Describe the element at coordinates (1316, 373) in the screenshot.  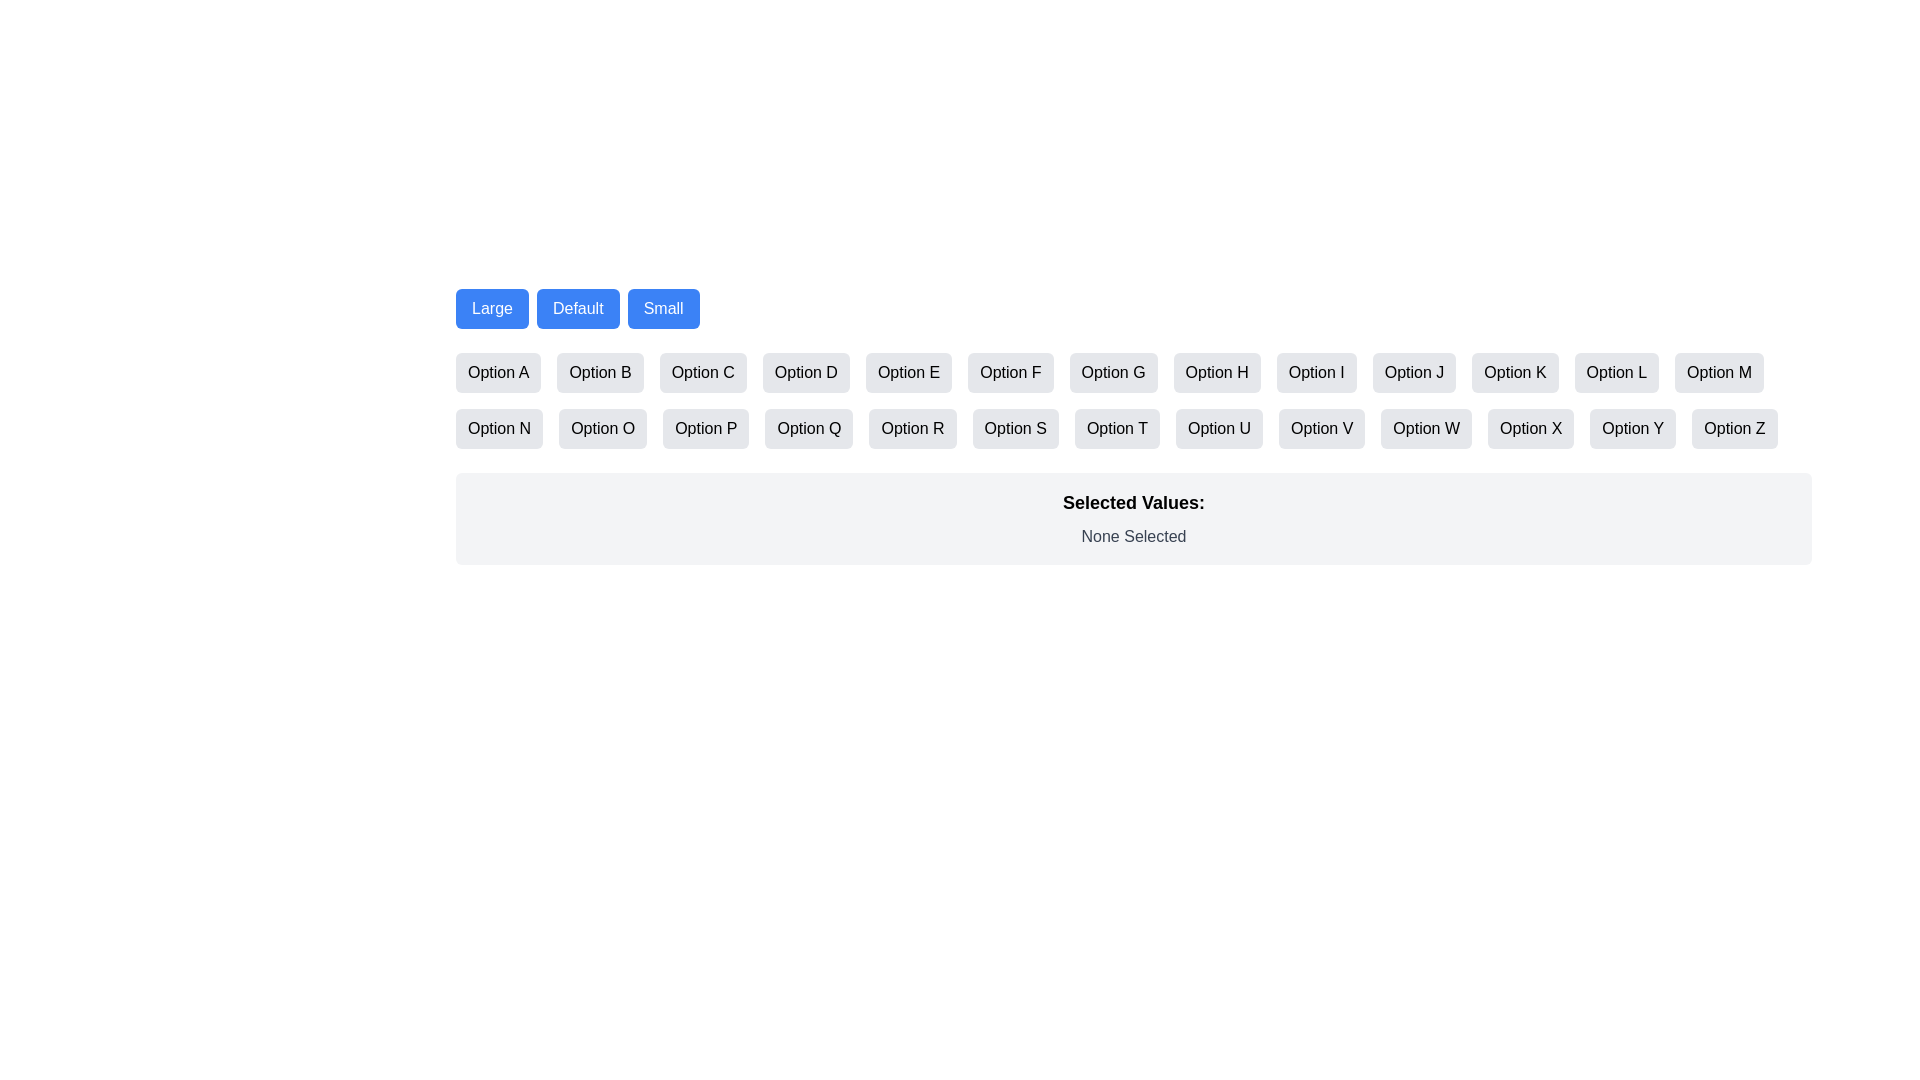
I see `the selectable button for 'Option I' located in the first row of a grid layout, between 'Option H' and 'Option J'` at that location.